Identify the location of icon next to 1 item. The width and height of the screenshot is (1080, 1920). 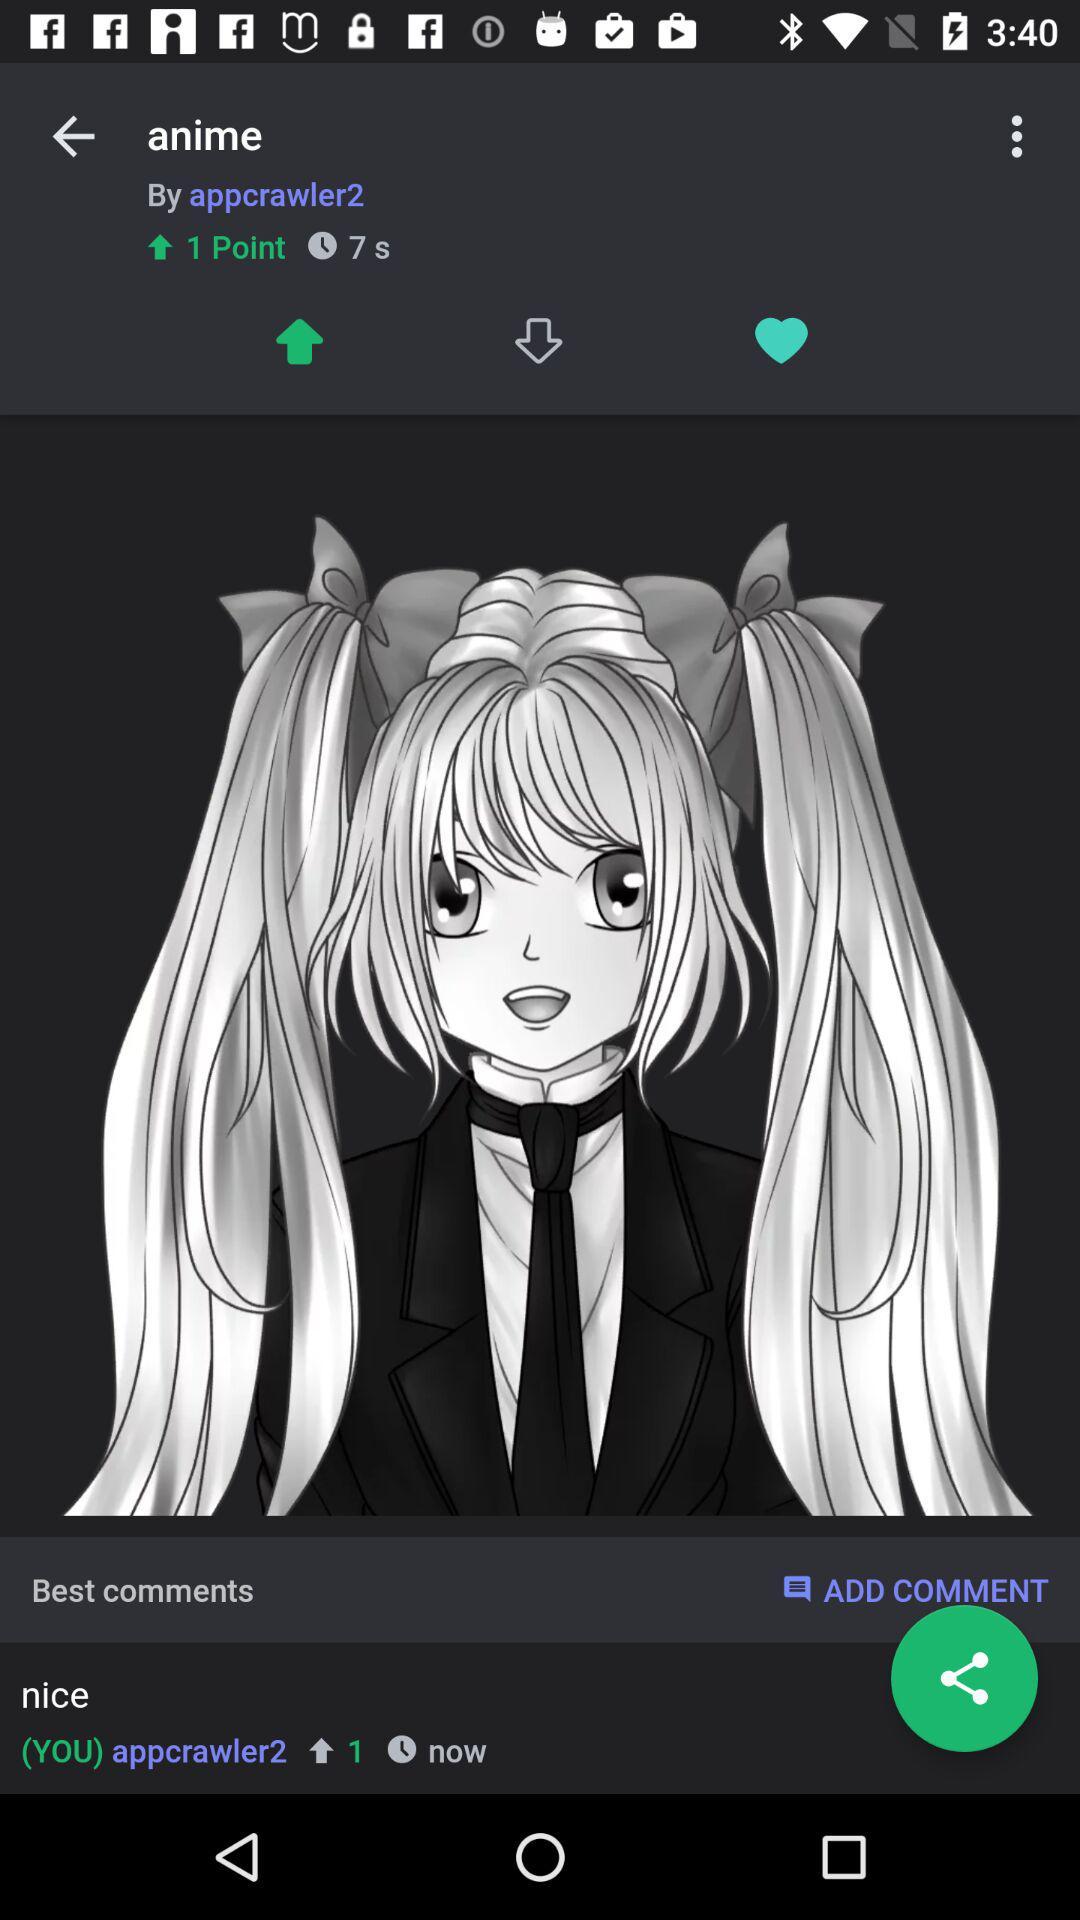
(153, 1749).